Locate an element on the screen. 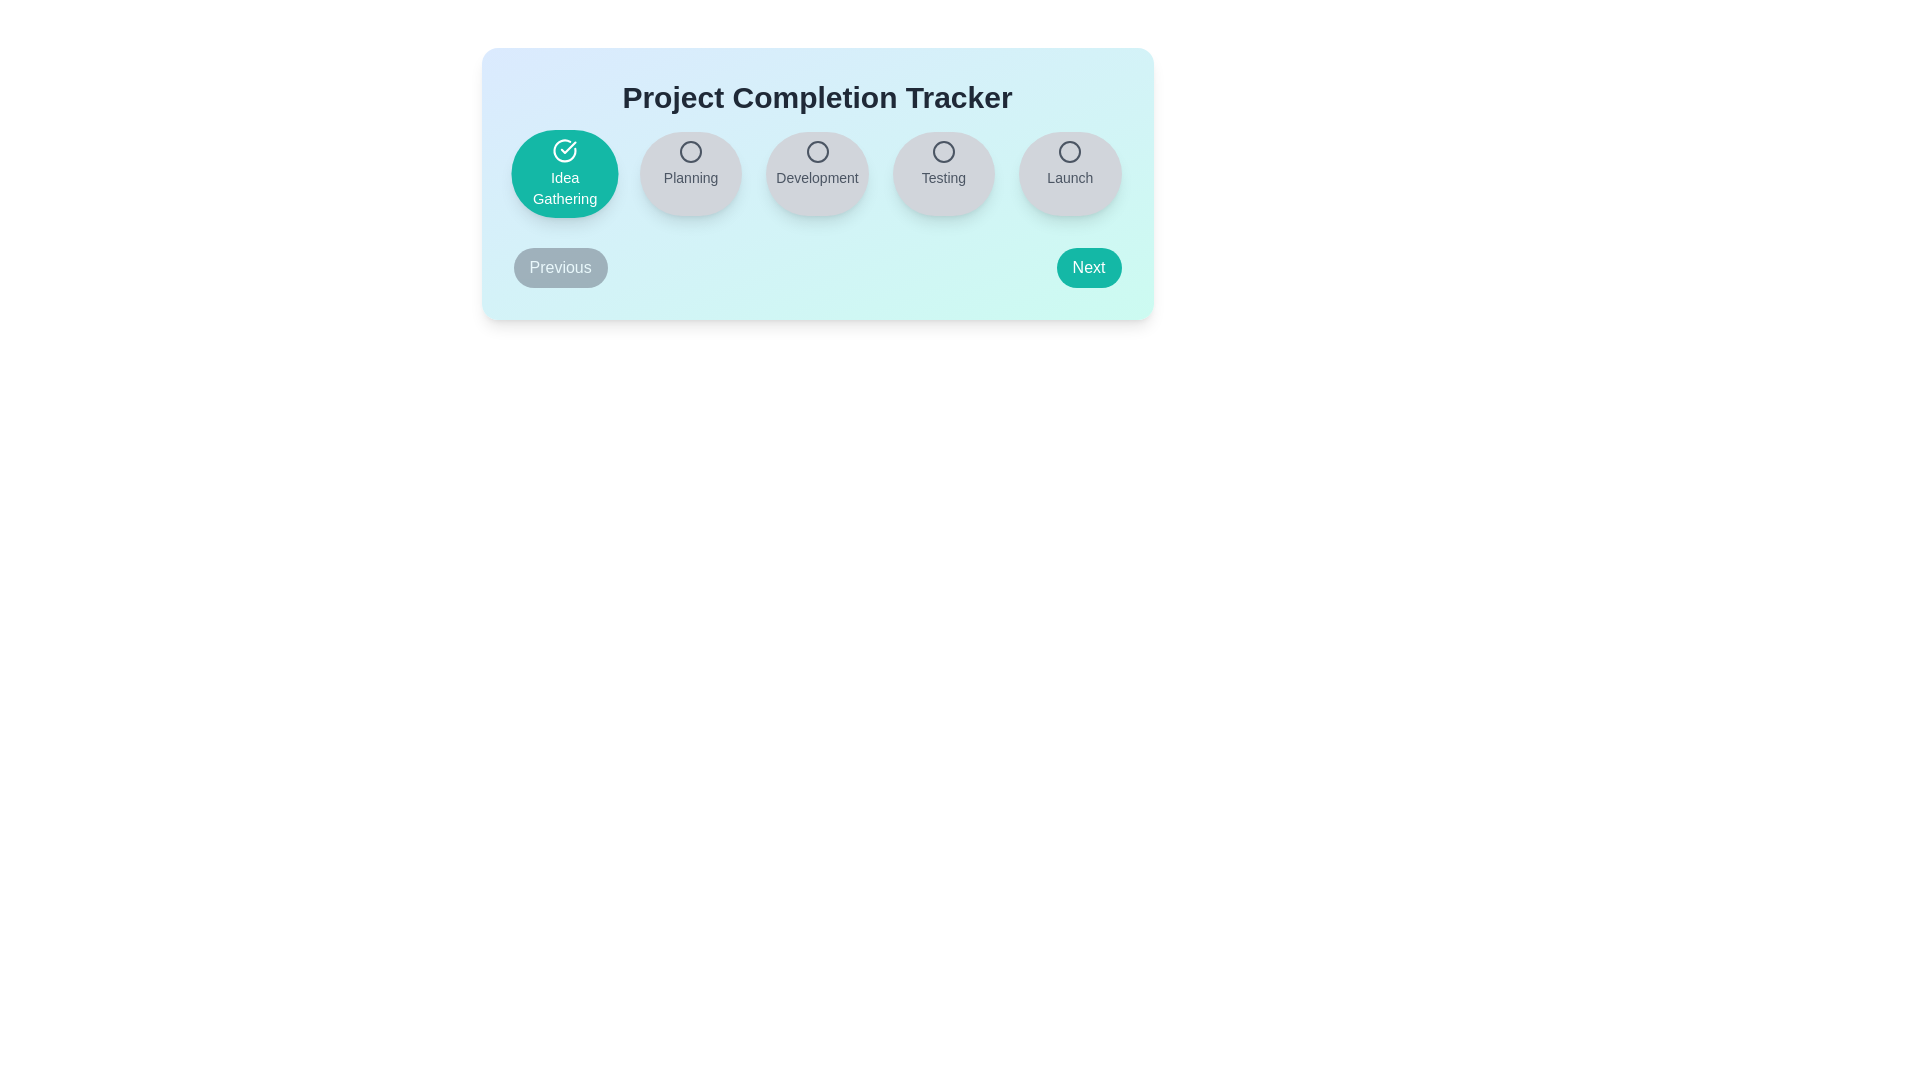  the circular graphical icon representing the 'Launch' stage in the step tracker interface is located at coordinates (1069, 150).